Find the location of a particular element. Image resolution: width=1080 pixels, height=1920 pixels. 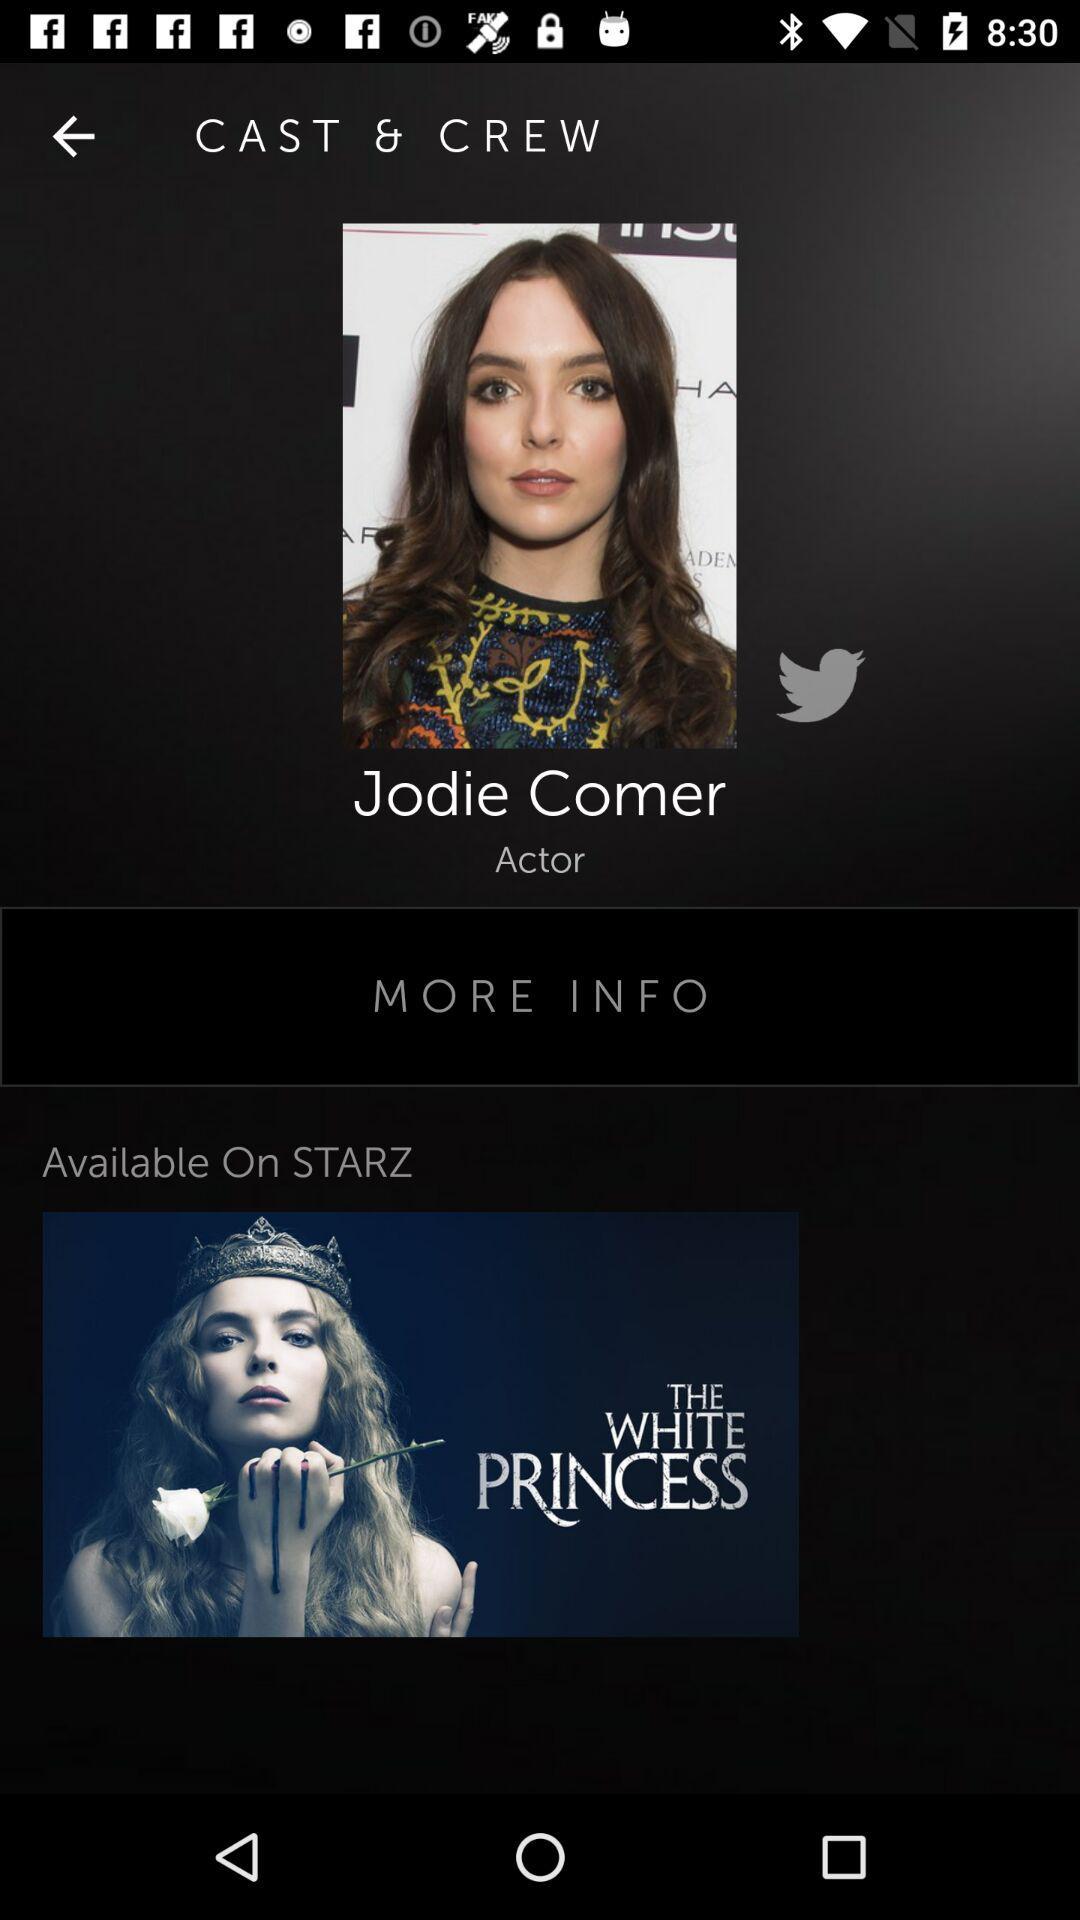

the icon below the actor item is located at coordinates (540, 996).